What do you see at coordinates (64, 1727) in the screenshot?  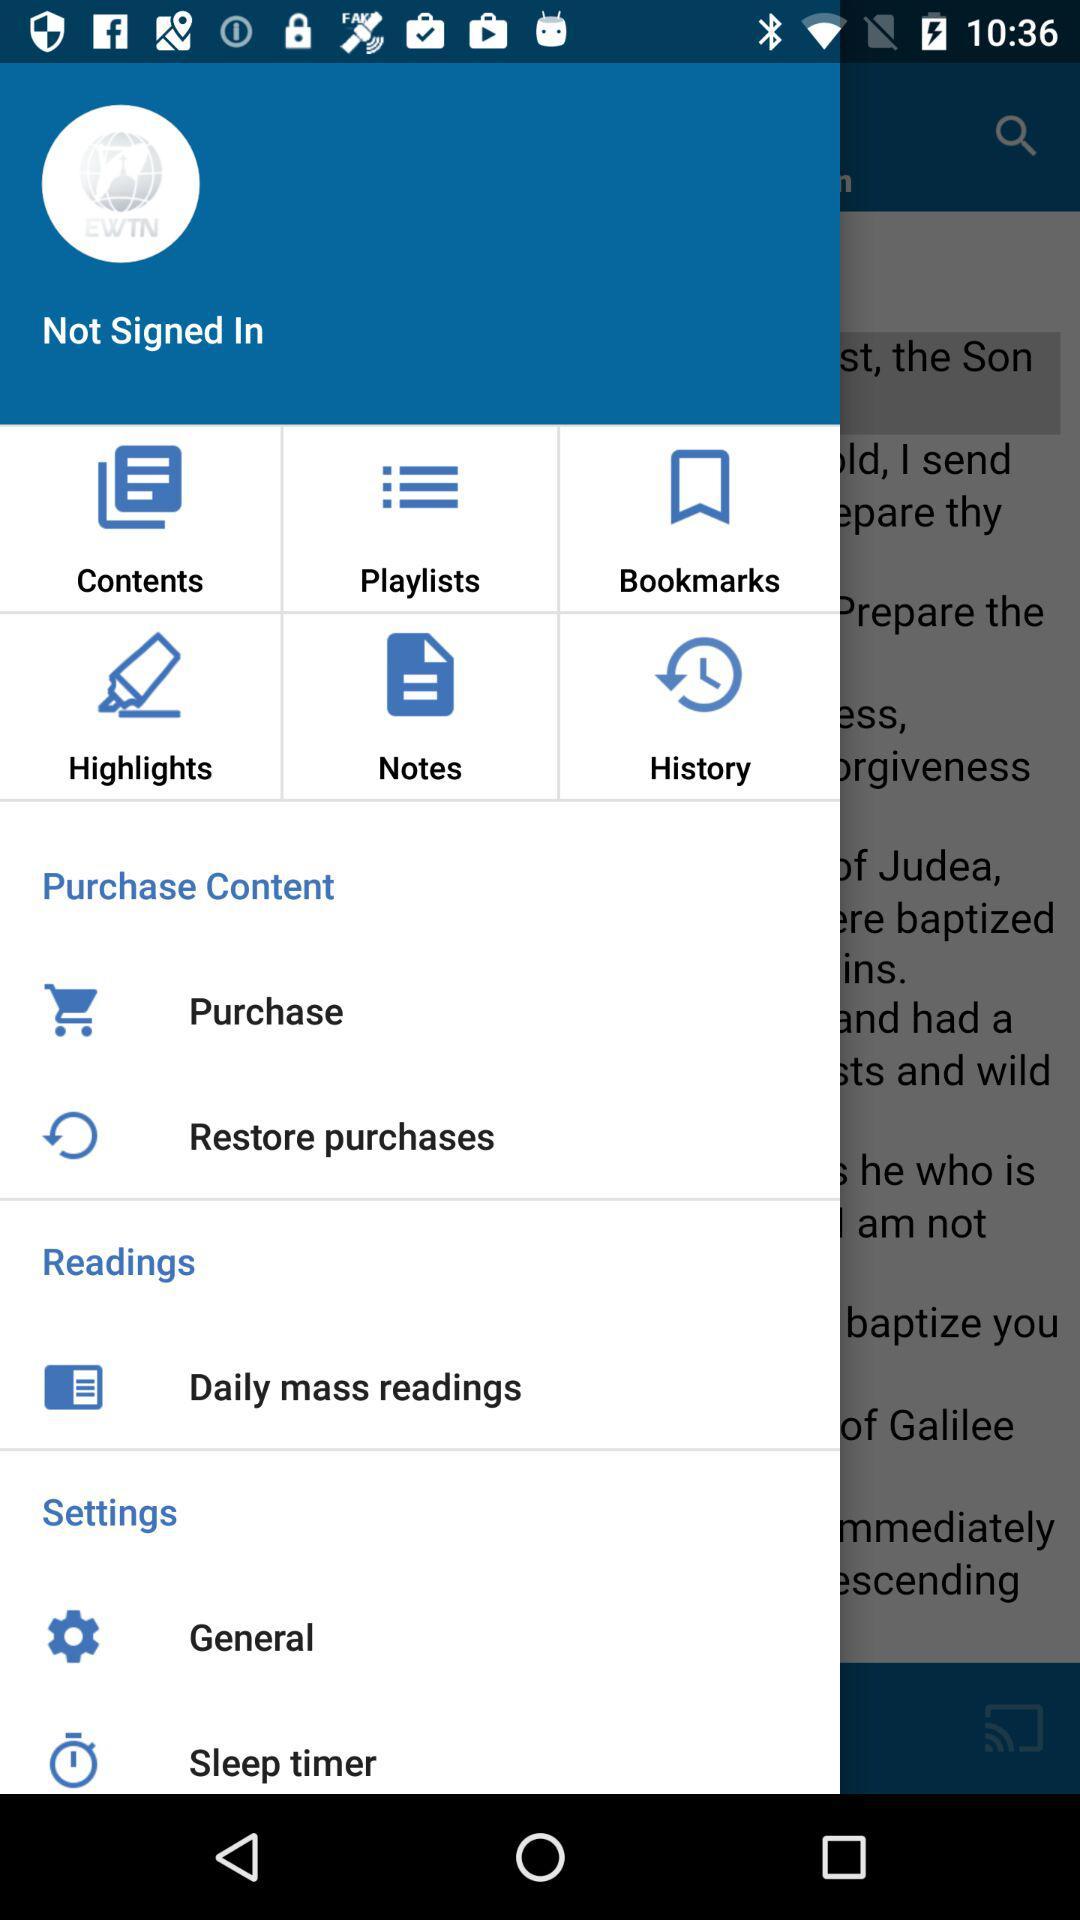 I see `the time icon` at bounding box center [64, 1727].